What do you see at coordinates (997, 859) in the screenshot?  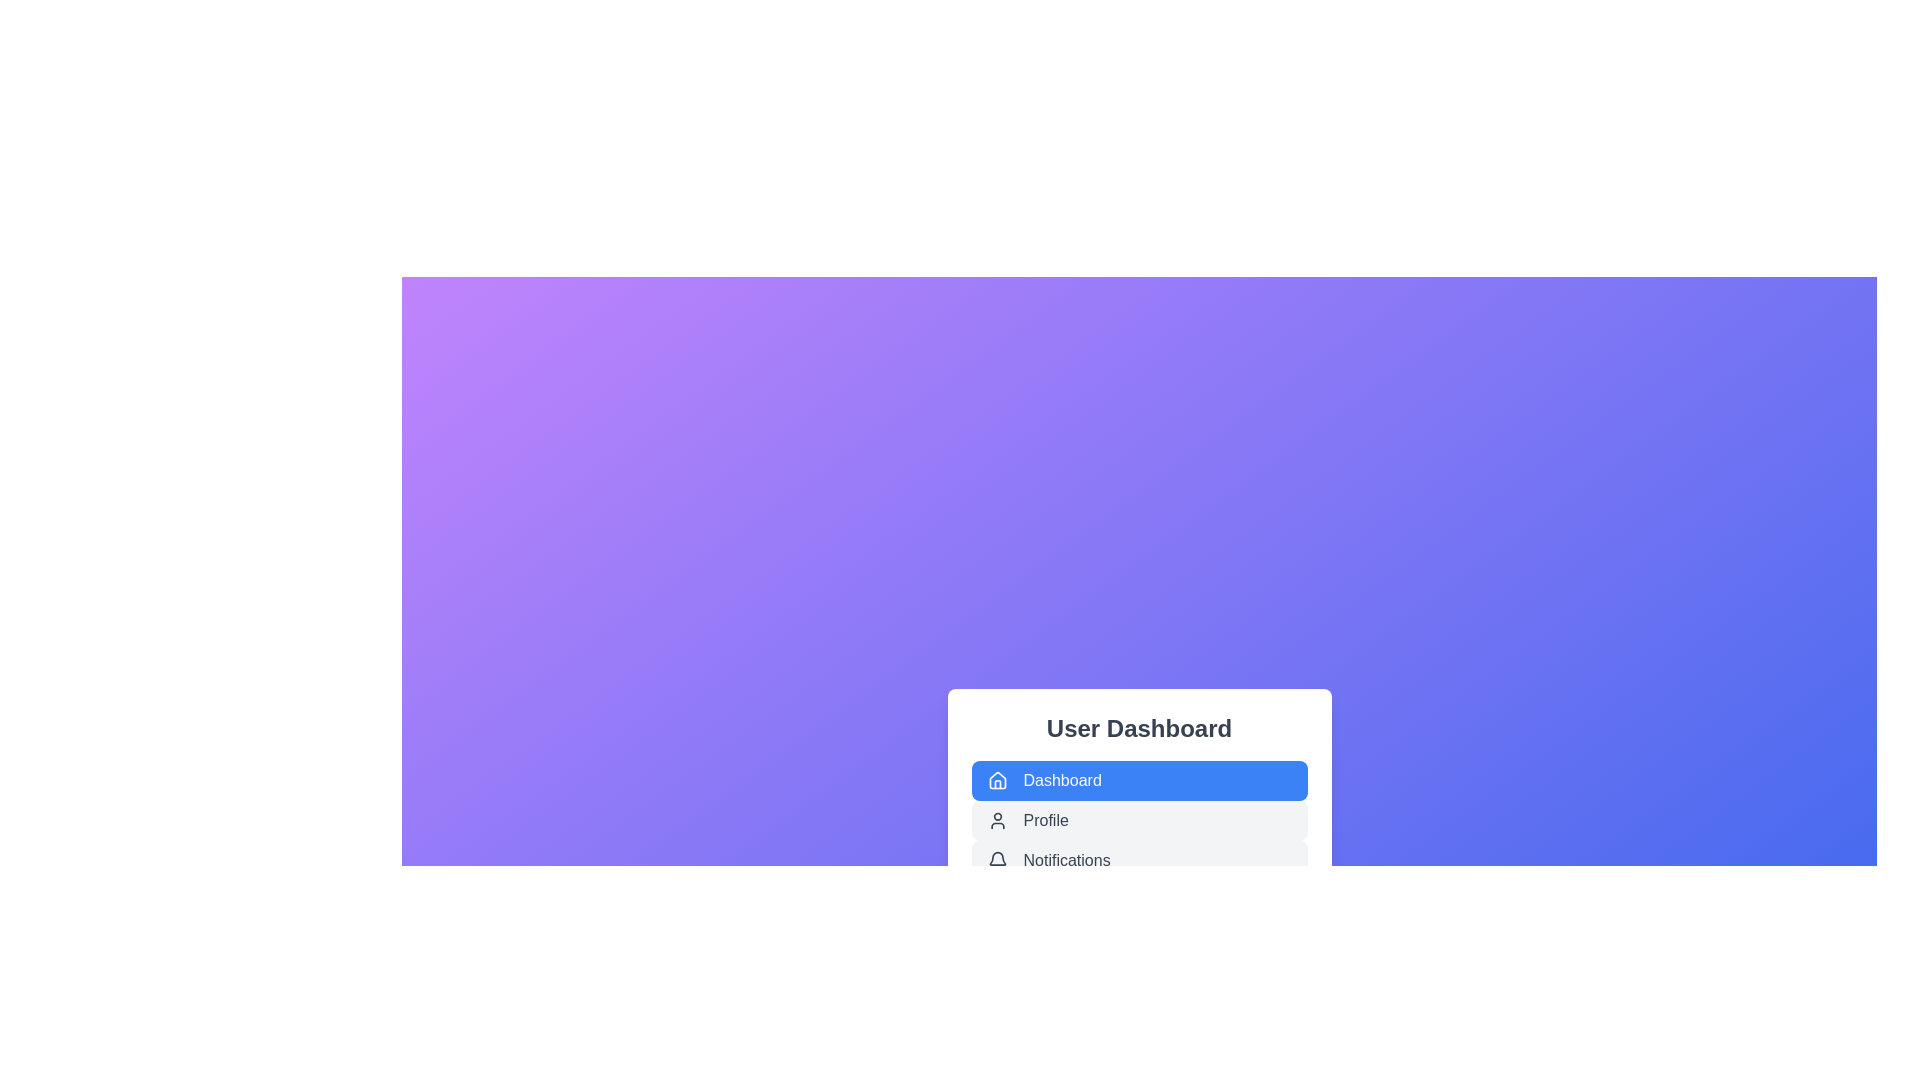 I see `the bell icon representing notifications, which is located in the 'Notifications' menu item under 'User Dashboard'` at bounding box center [997, 859].